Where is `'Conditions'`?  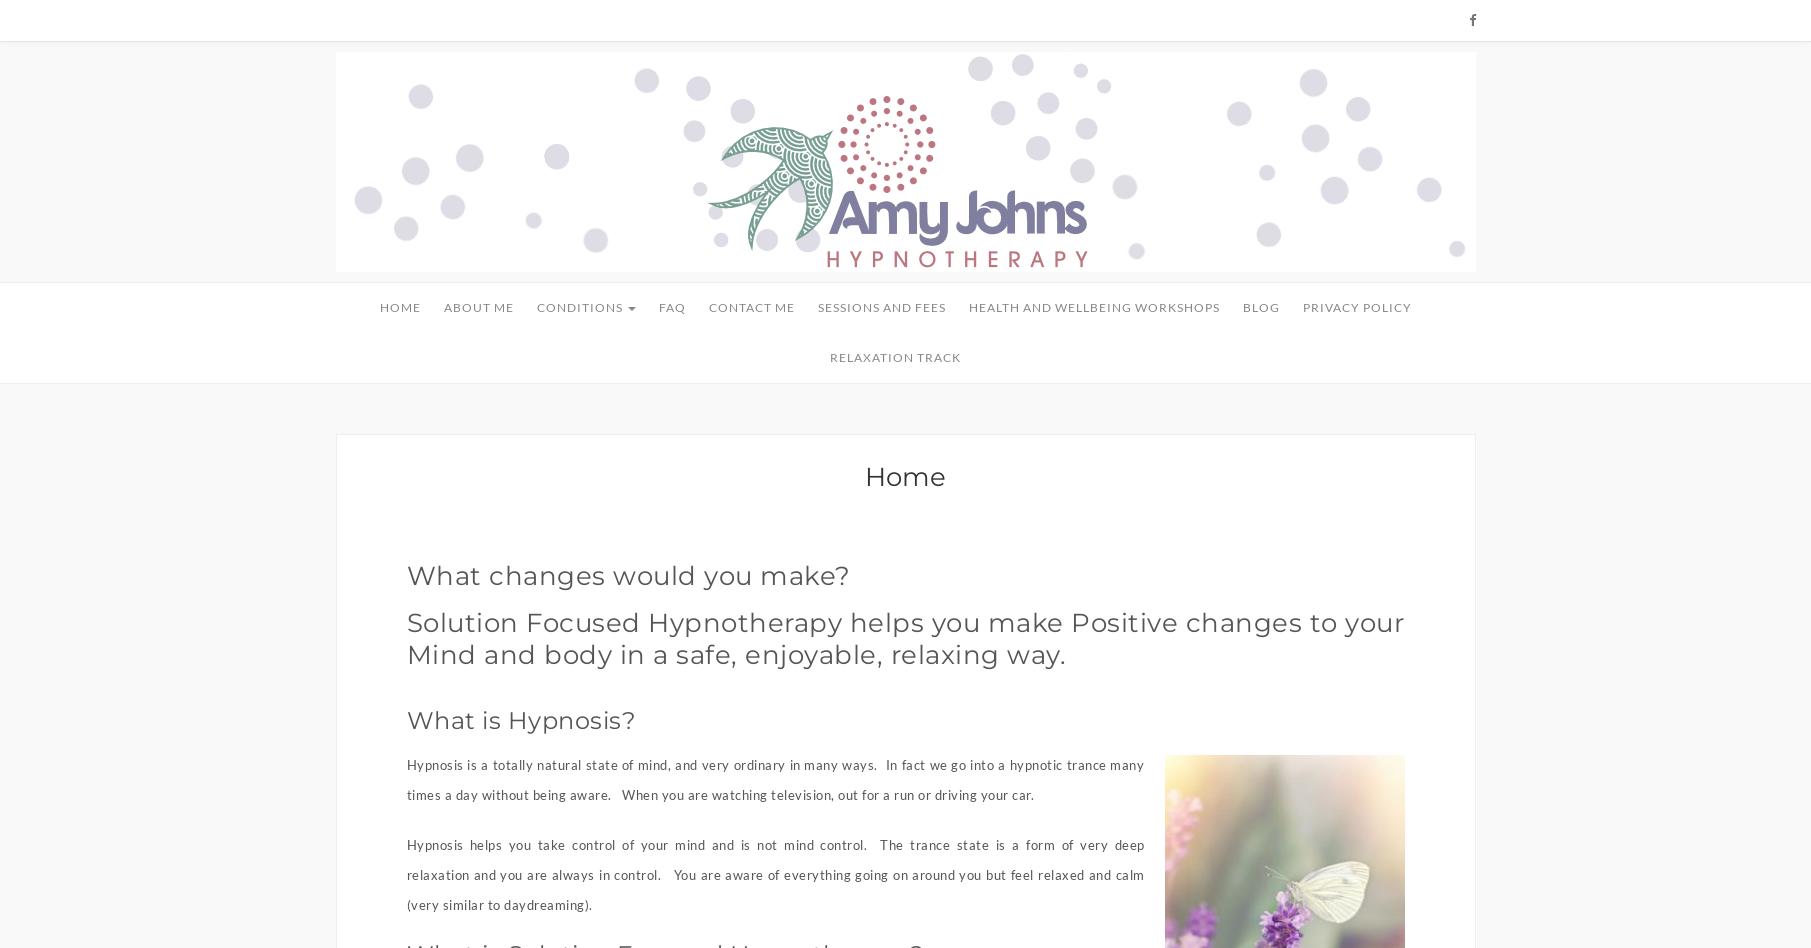
'Conditions' is located at coordinates (535, 307).